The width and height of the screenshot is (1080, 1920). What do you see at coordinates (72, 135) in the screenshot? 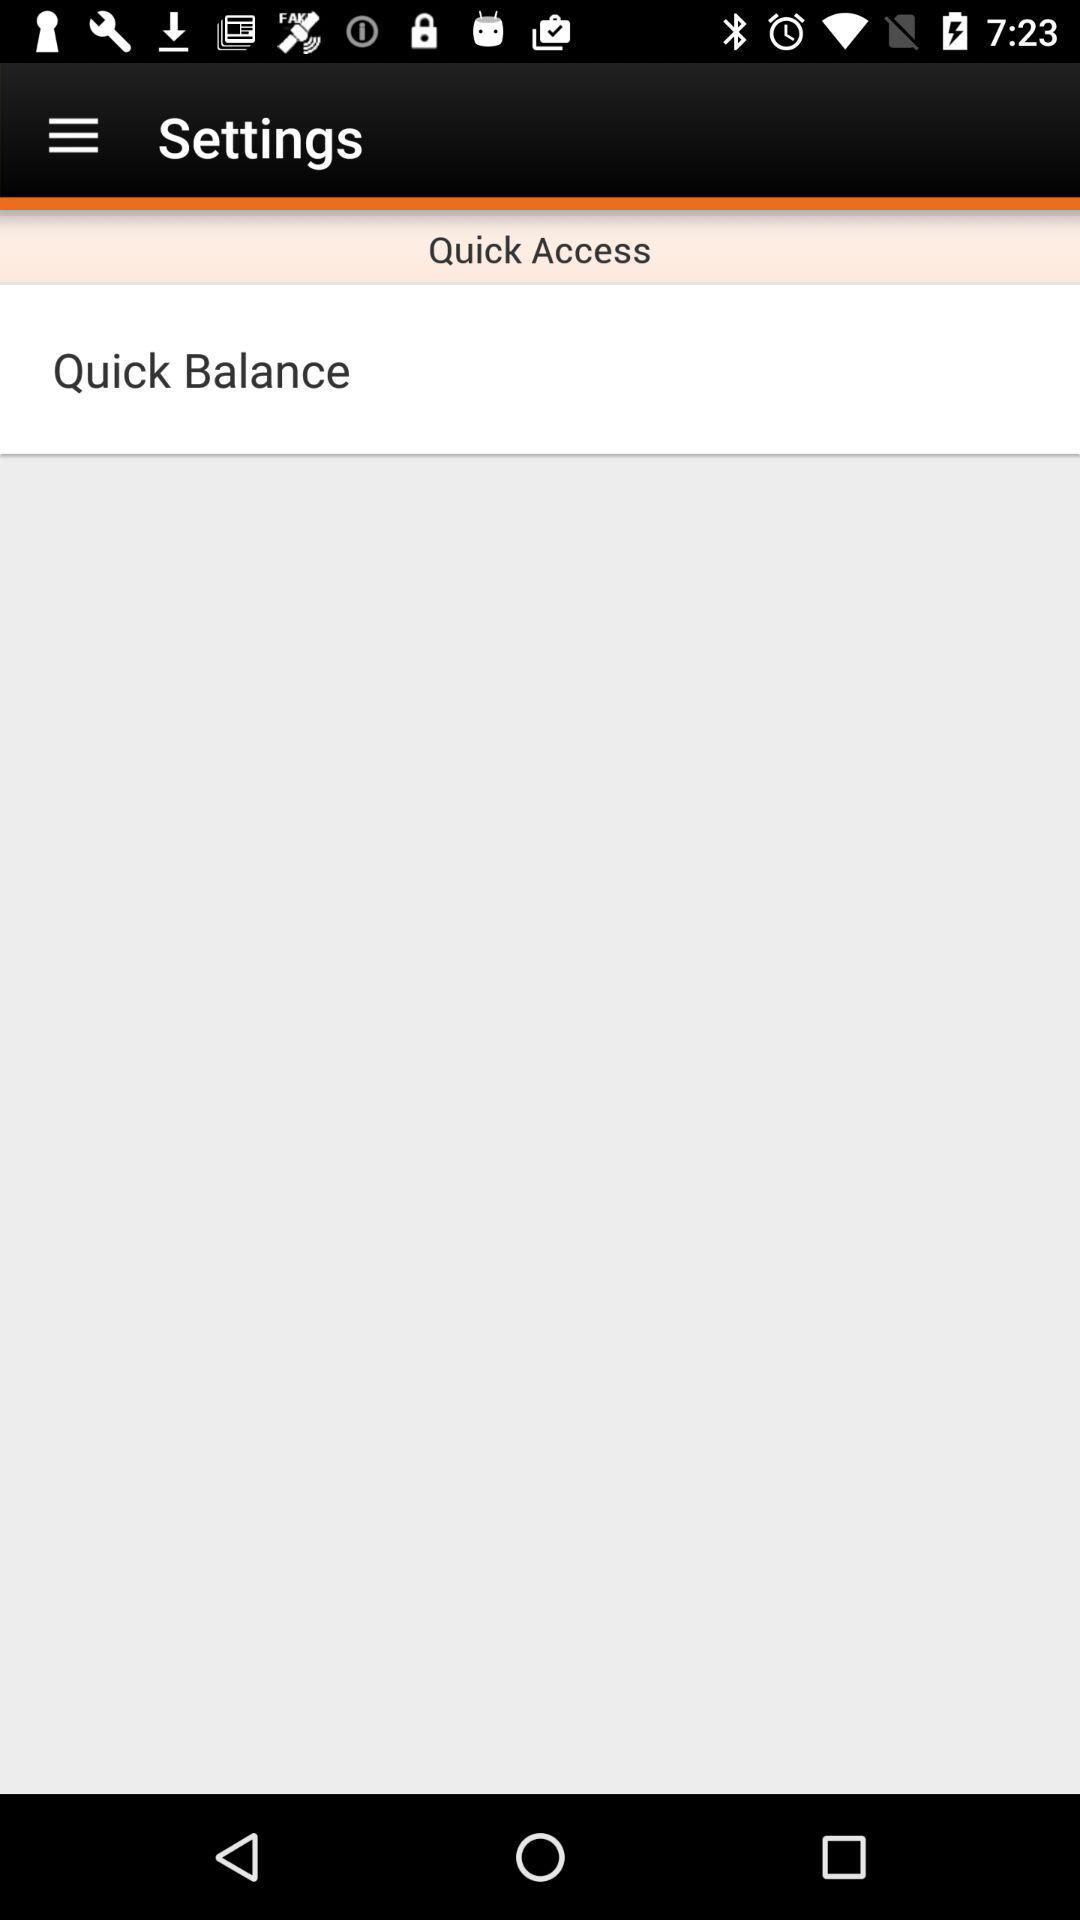
I see `the icon to the left of settings icon` at bounding box center [72, 135].